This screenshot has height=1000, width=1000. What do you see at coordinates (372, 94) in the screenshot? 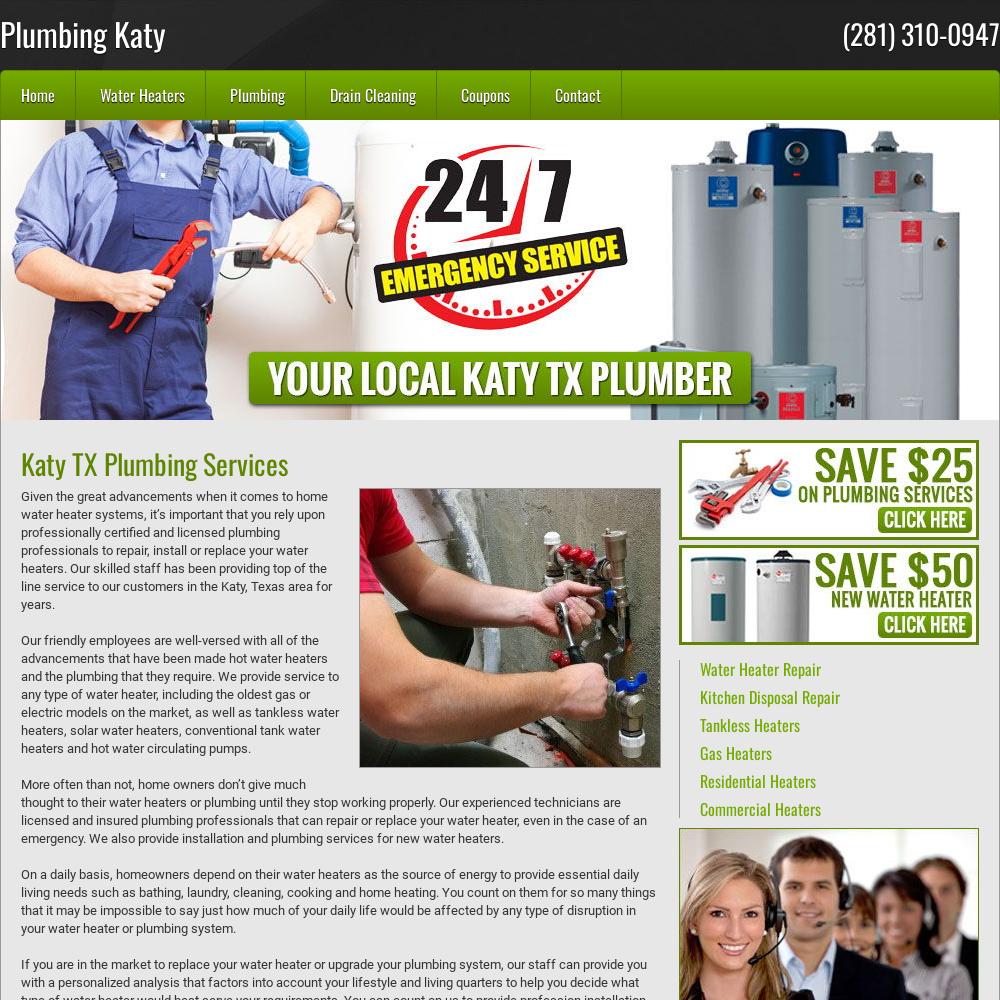
I see `'Drain Cleaning'` at bounding box center [372, 94].